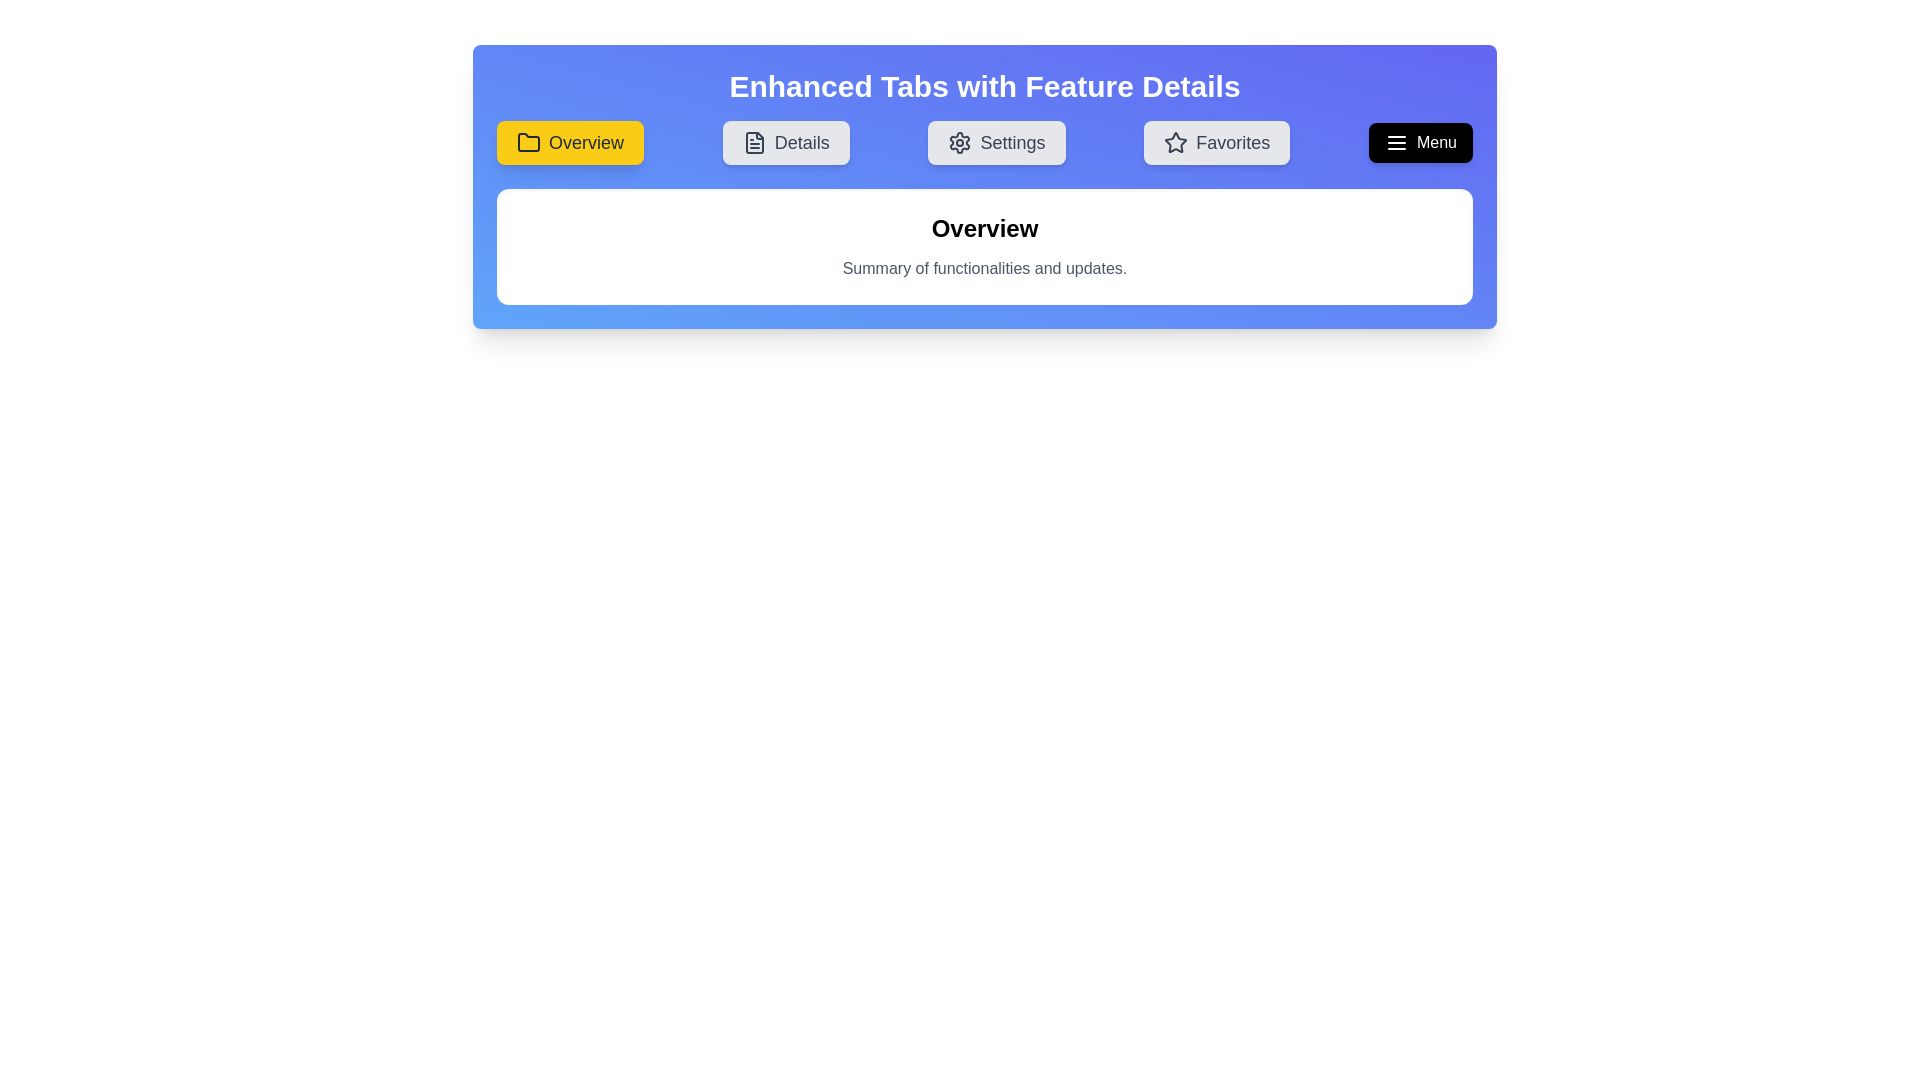  I want to click on the 'Overview' button located at the top left of the yellow button, which this icon visually decorates, so click(528, 141).